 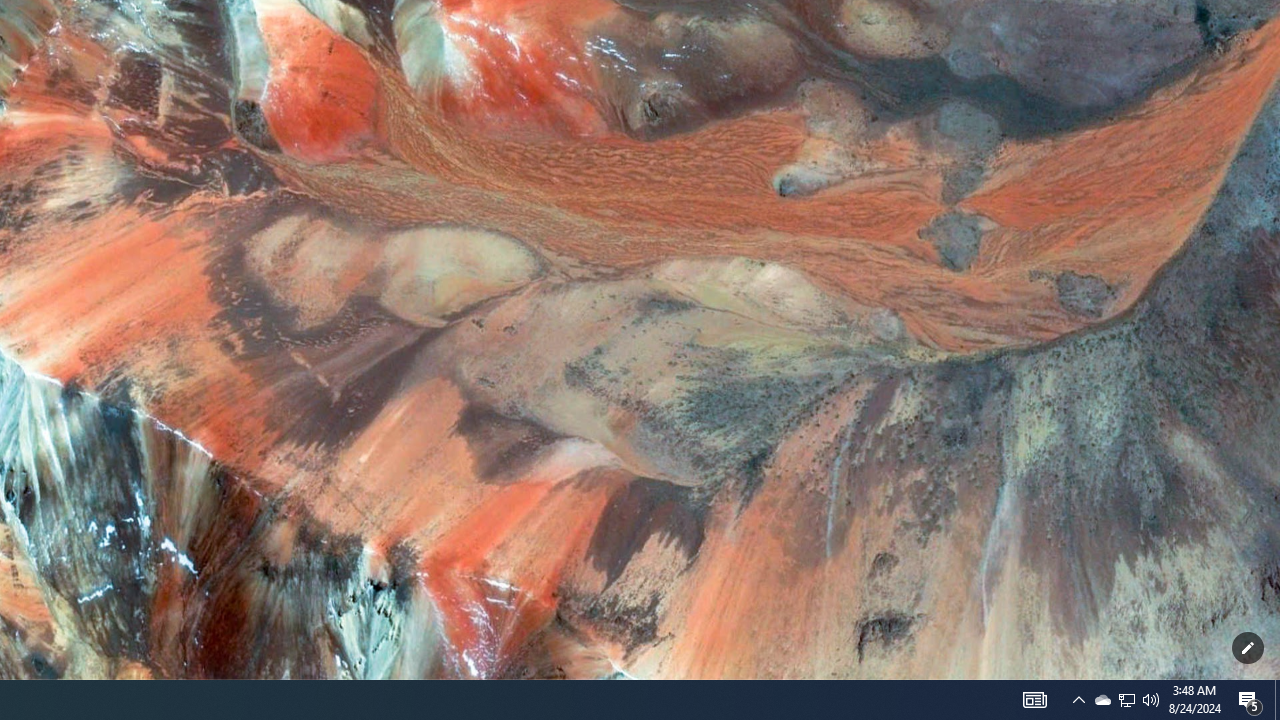 What do you see at coordinates (1247, 648) in the screenshot?
I see `'Customize this page'` at bounding box center [1247, 648].